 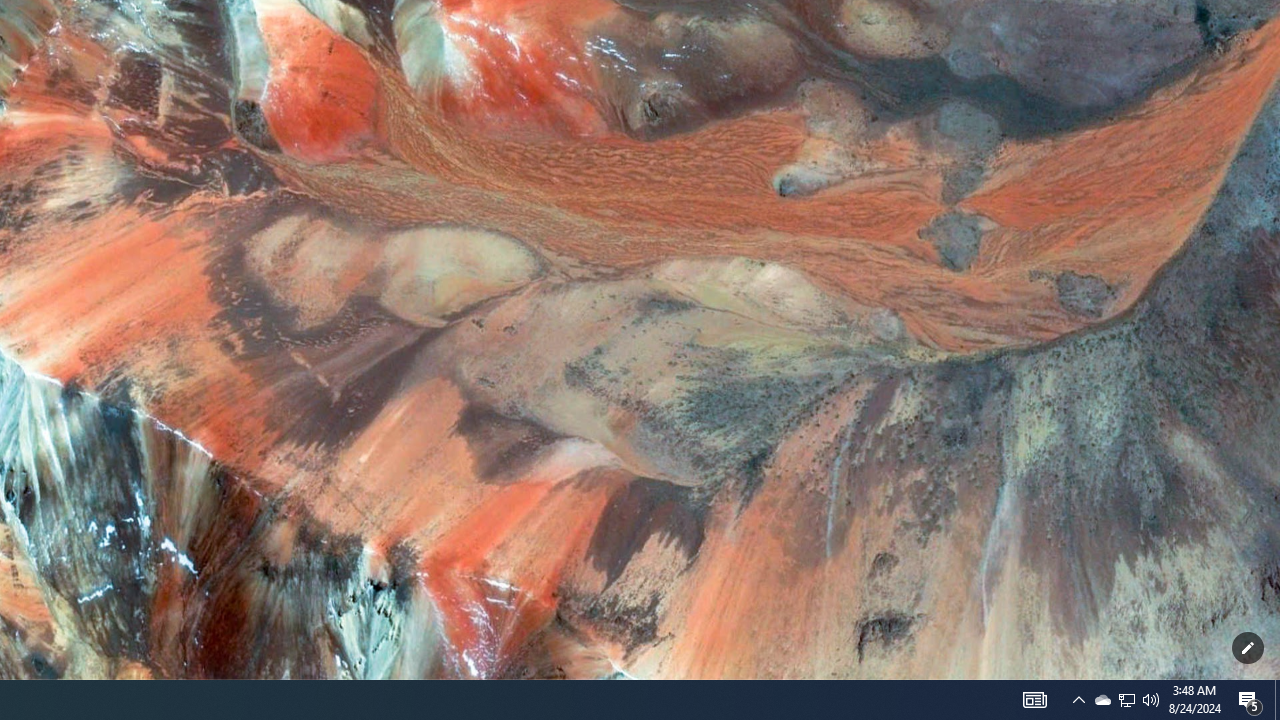 What do you see at coordinates (1247, 648) in the screenshot?
I see `'Customize this page'` at bounding box center [1247, 648].